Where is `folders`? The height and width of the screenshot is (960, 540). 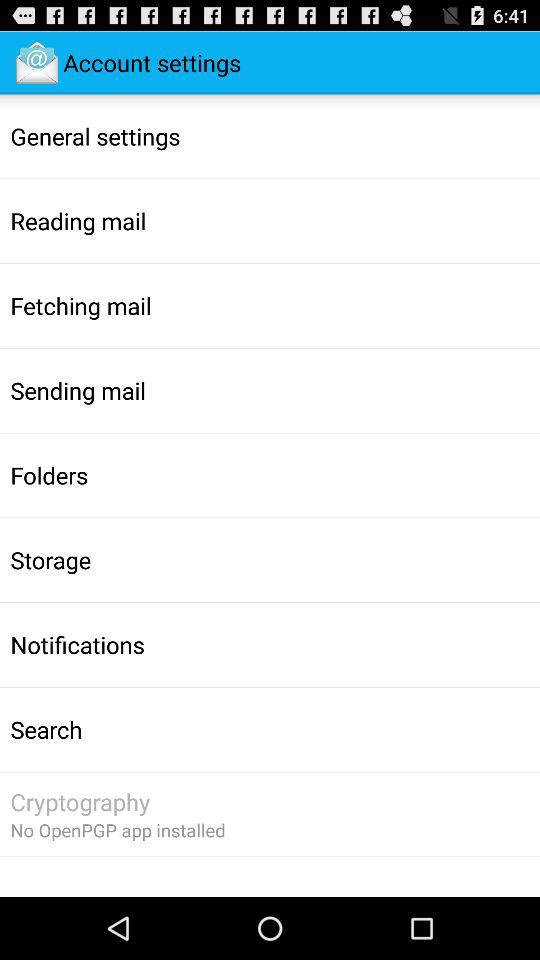 folders is located at coordinates (49, 475).